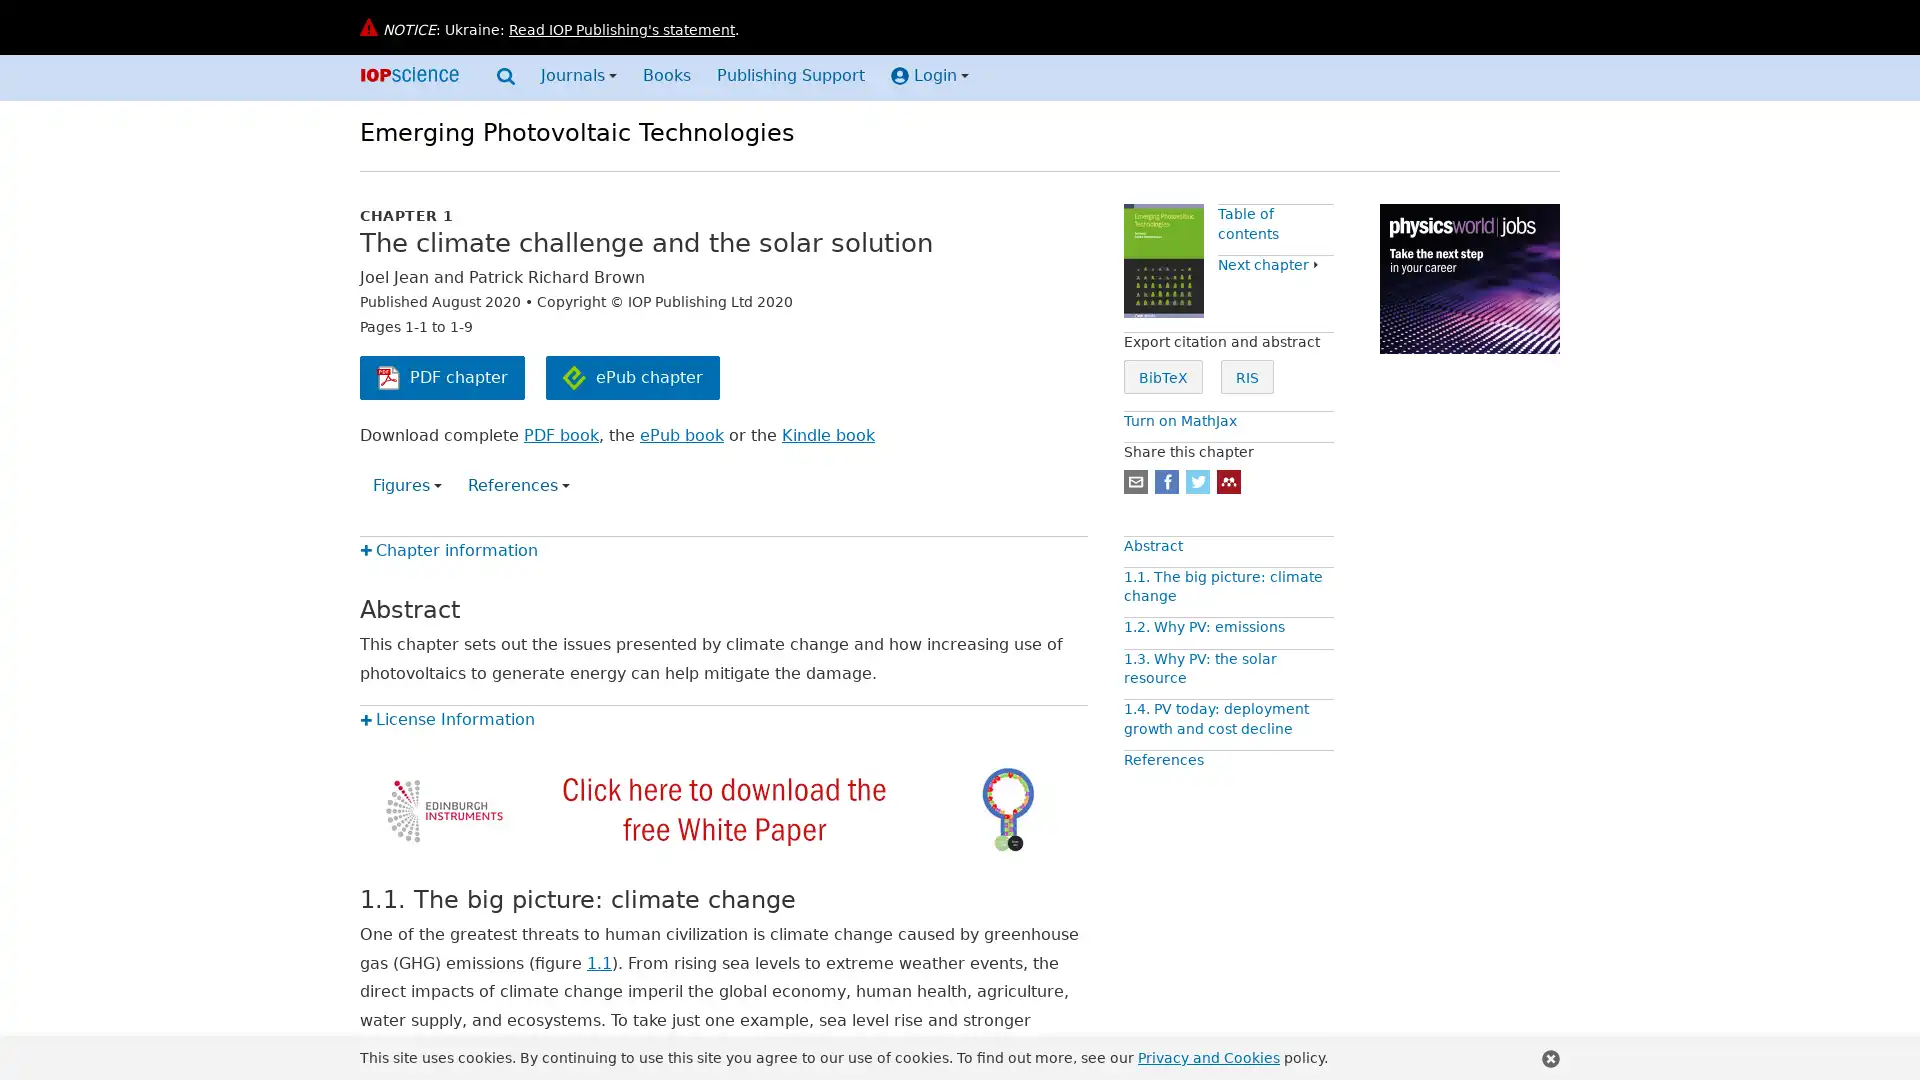 This screenshot has width=1920, height=1080. I want to click on Search, so click(505, 79).